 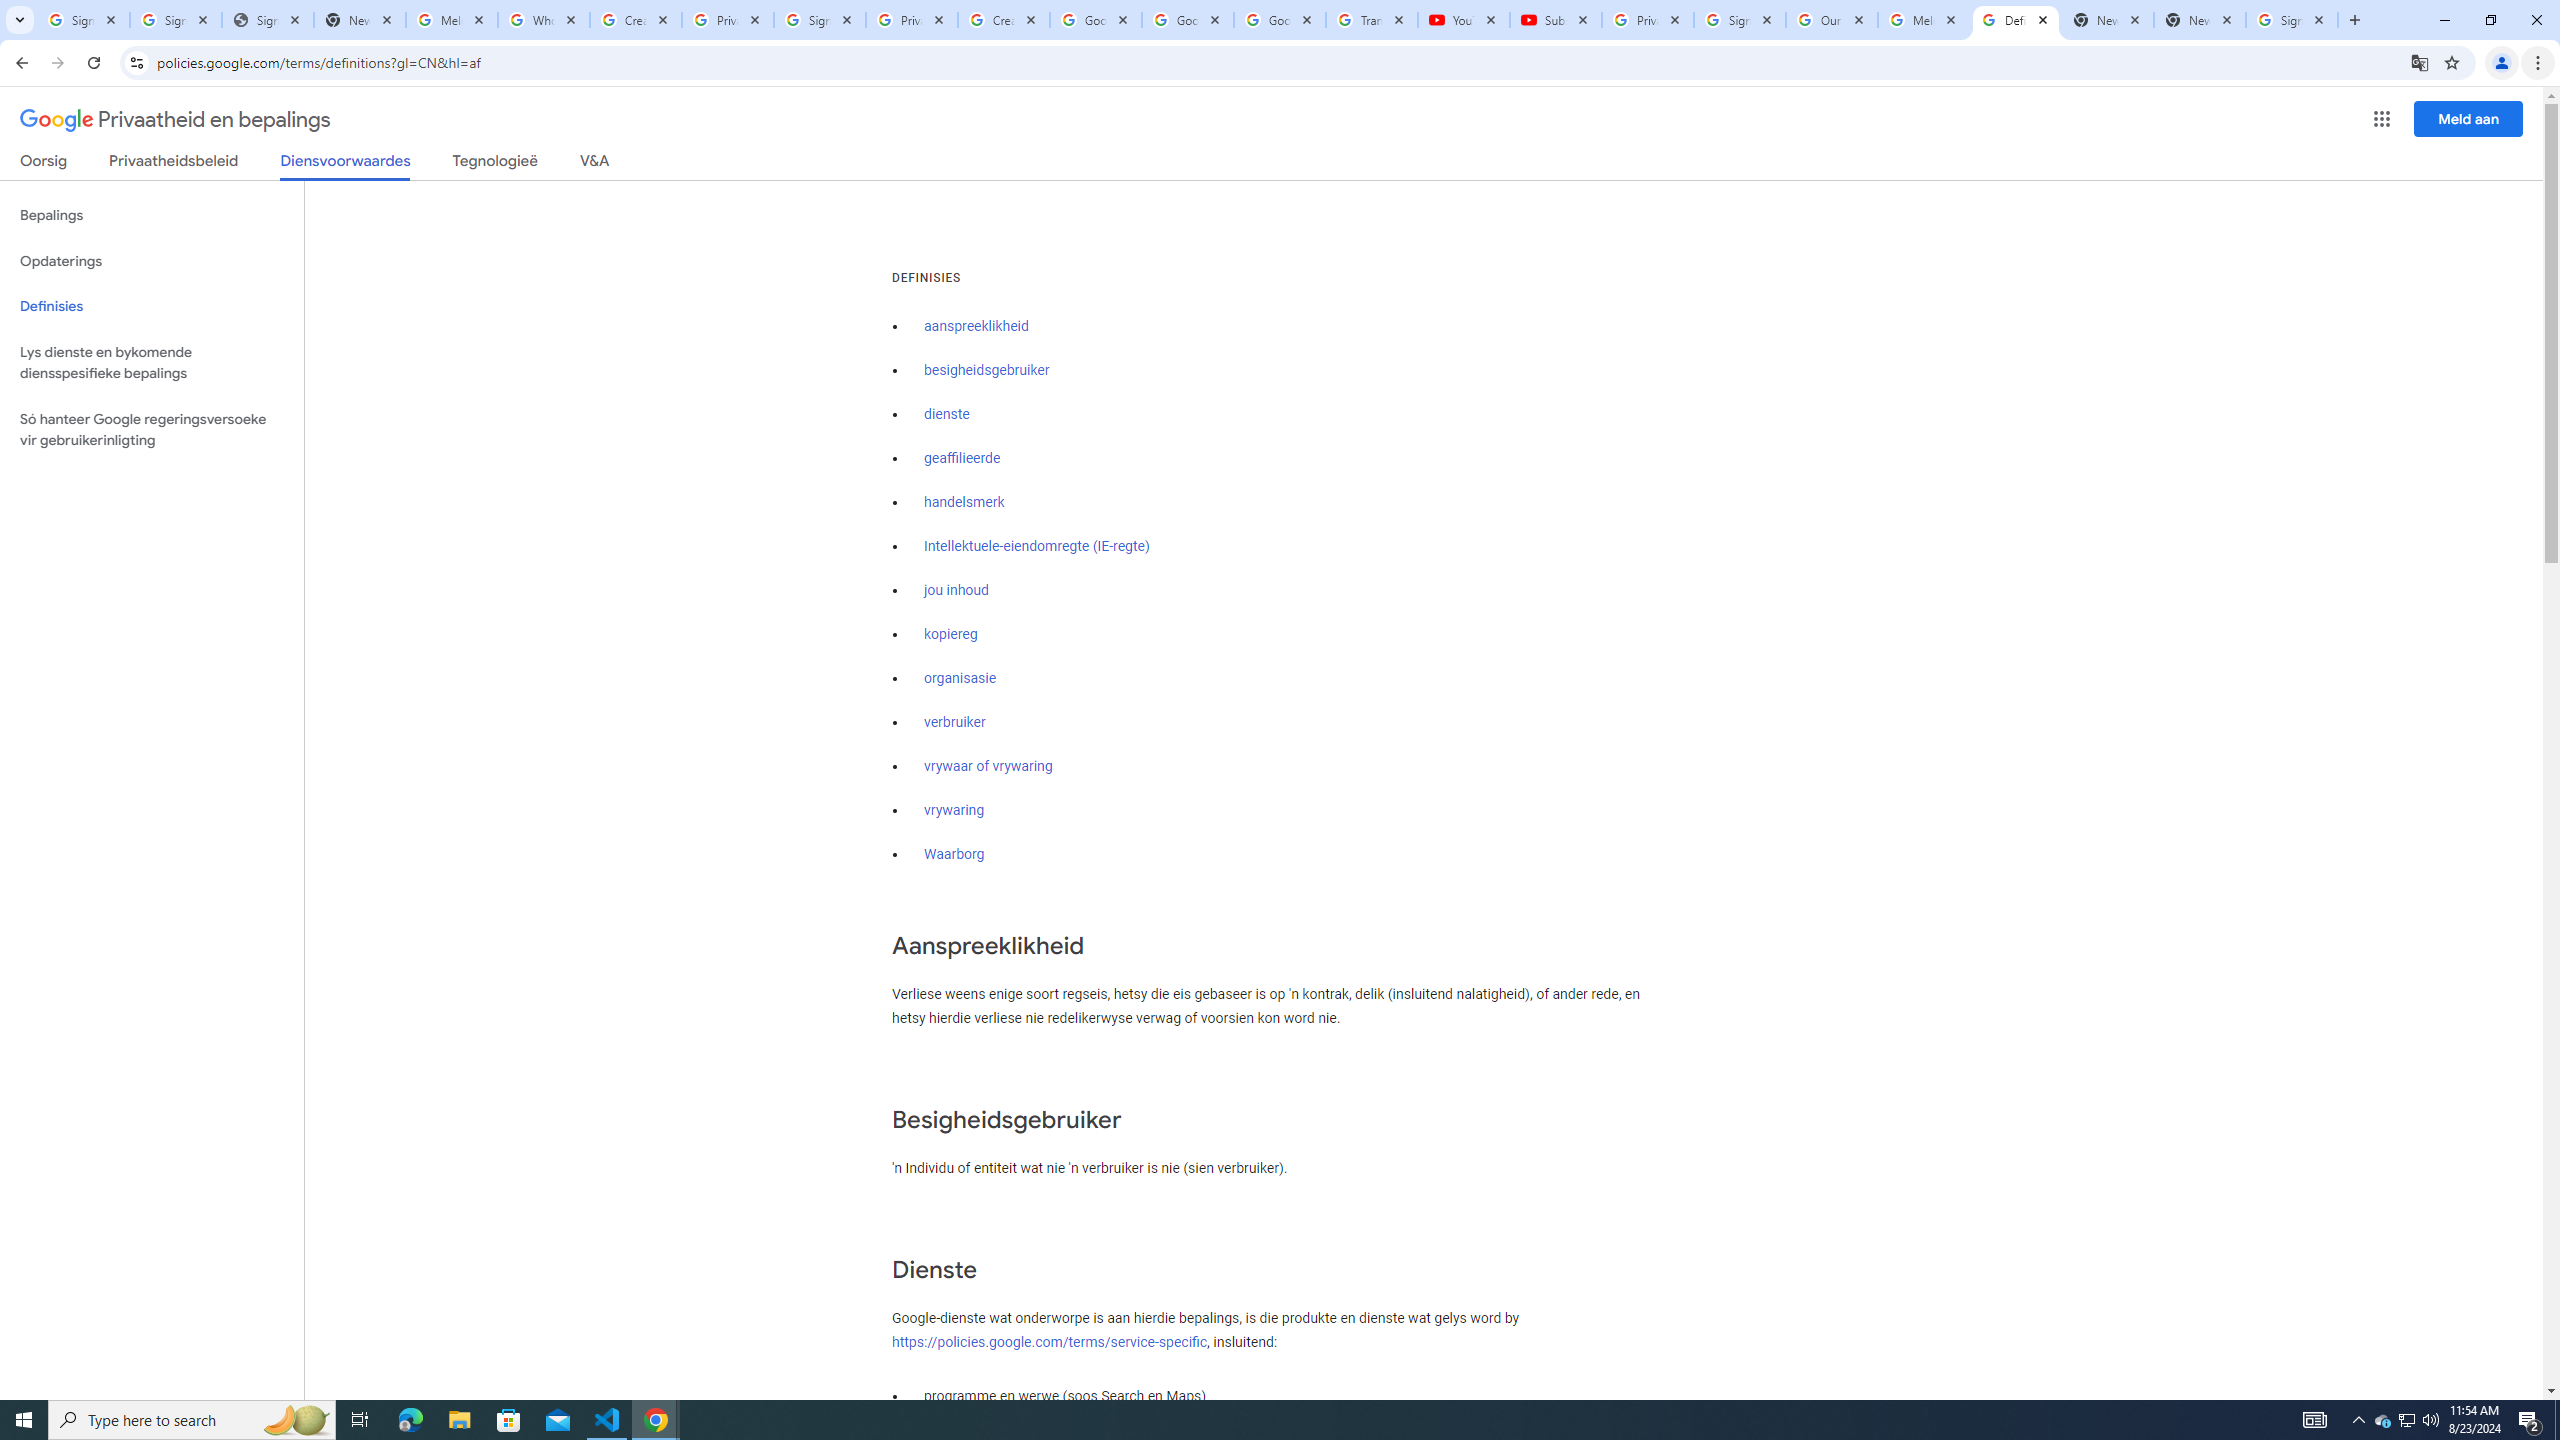 What do you see at coordinates (959, 677) in the screenshot?
I see `'organisasie'` at bounding box center [959, 677].